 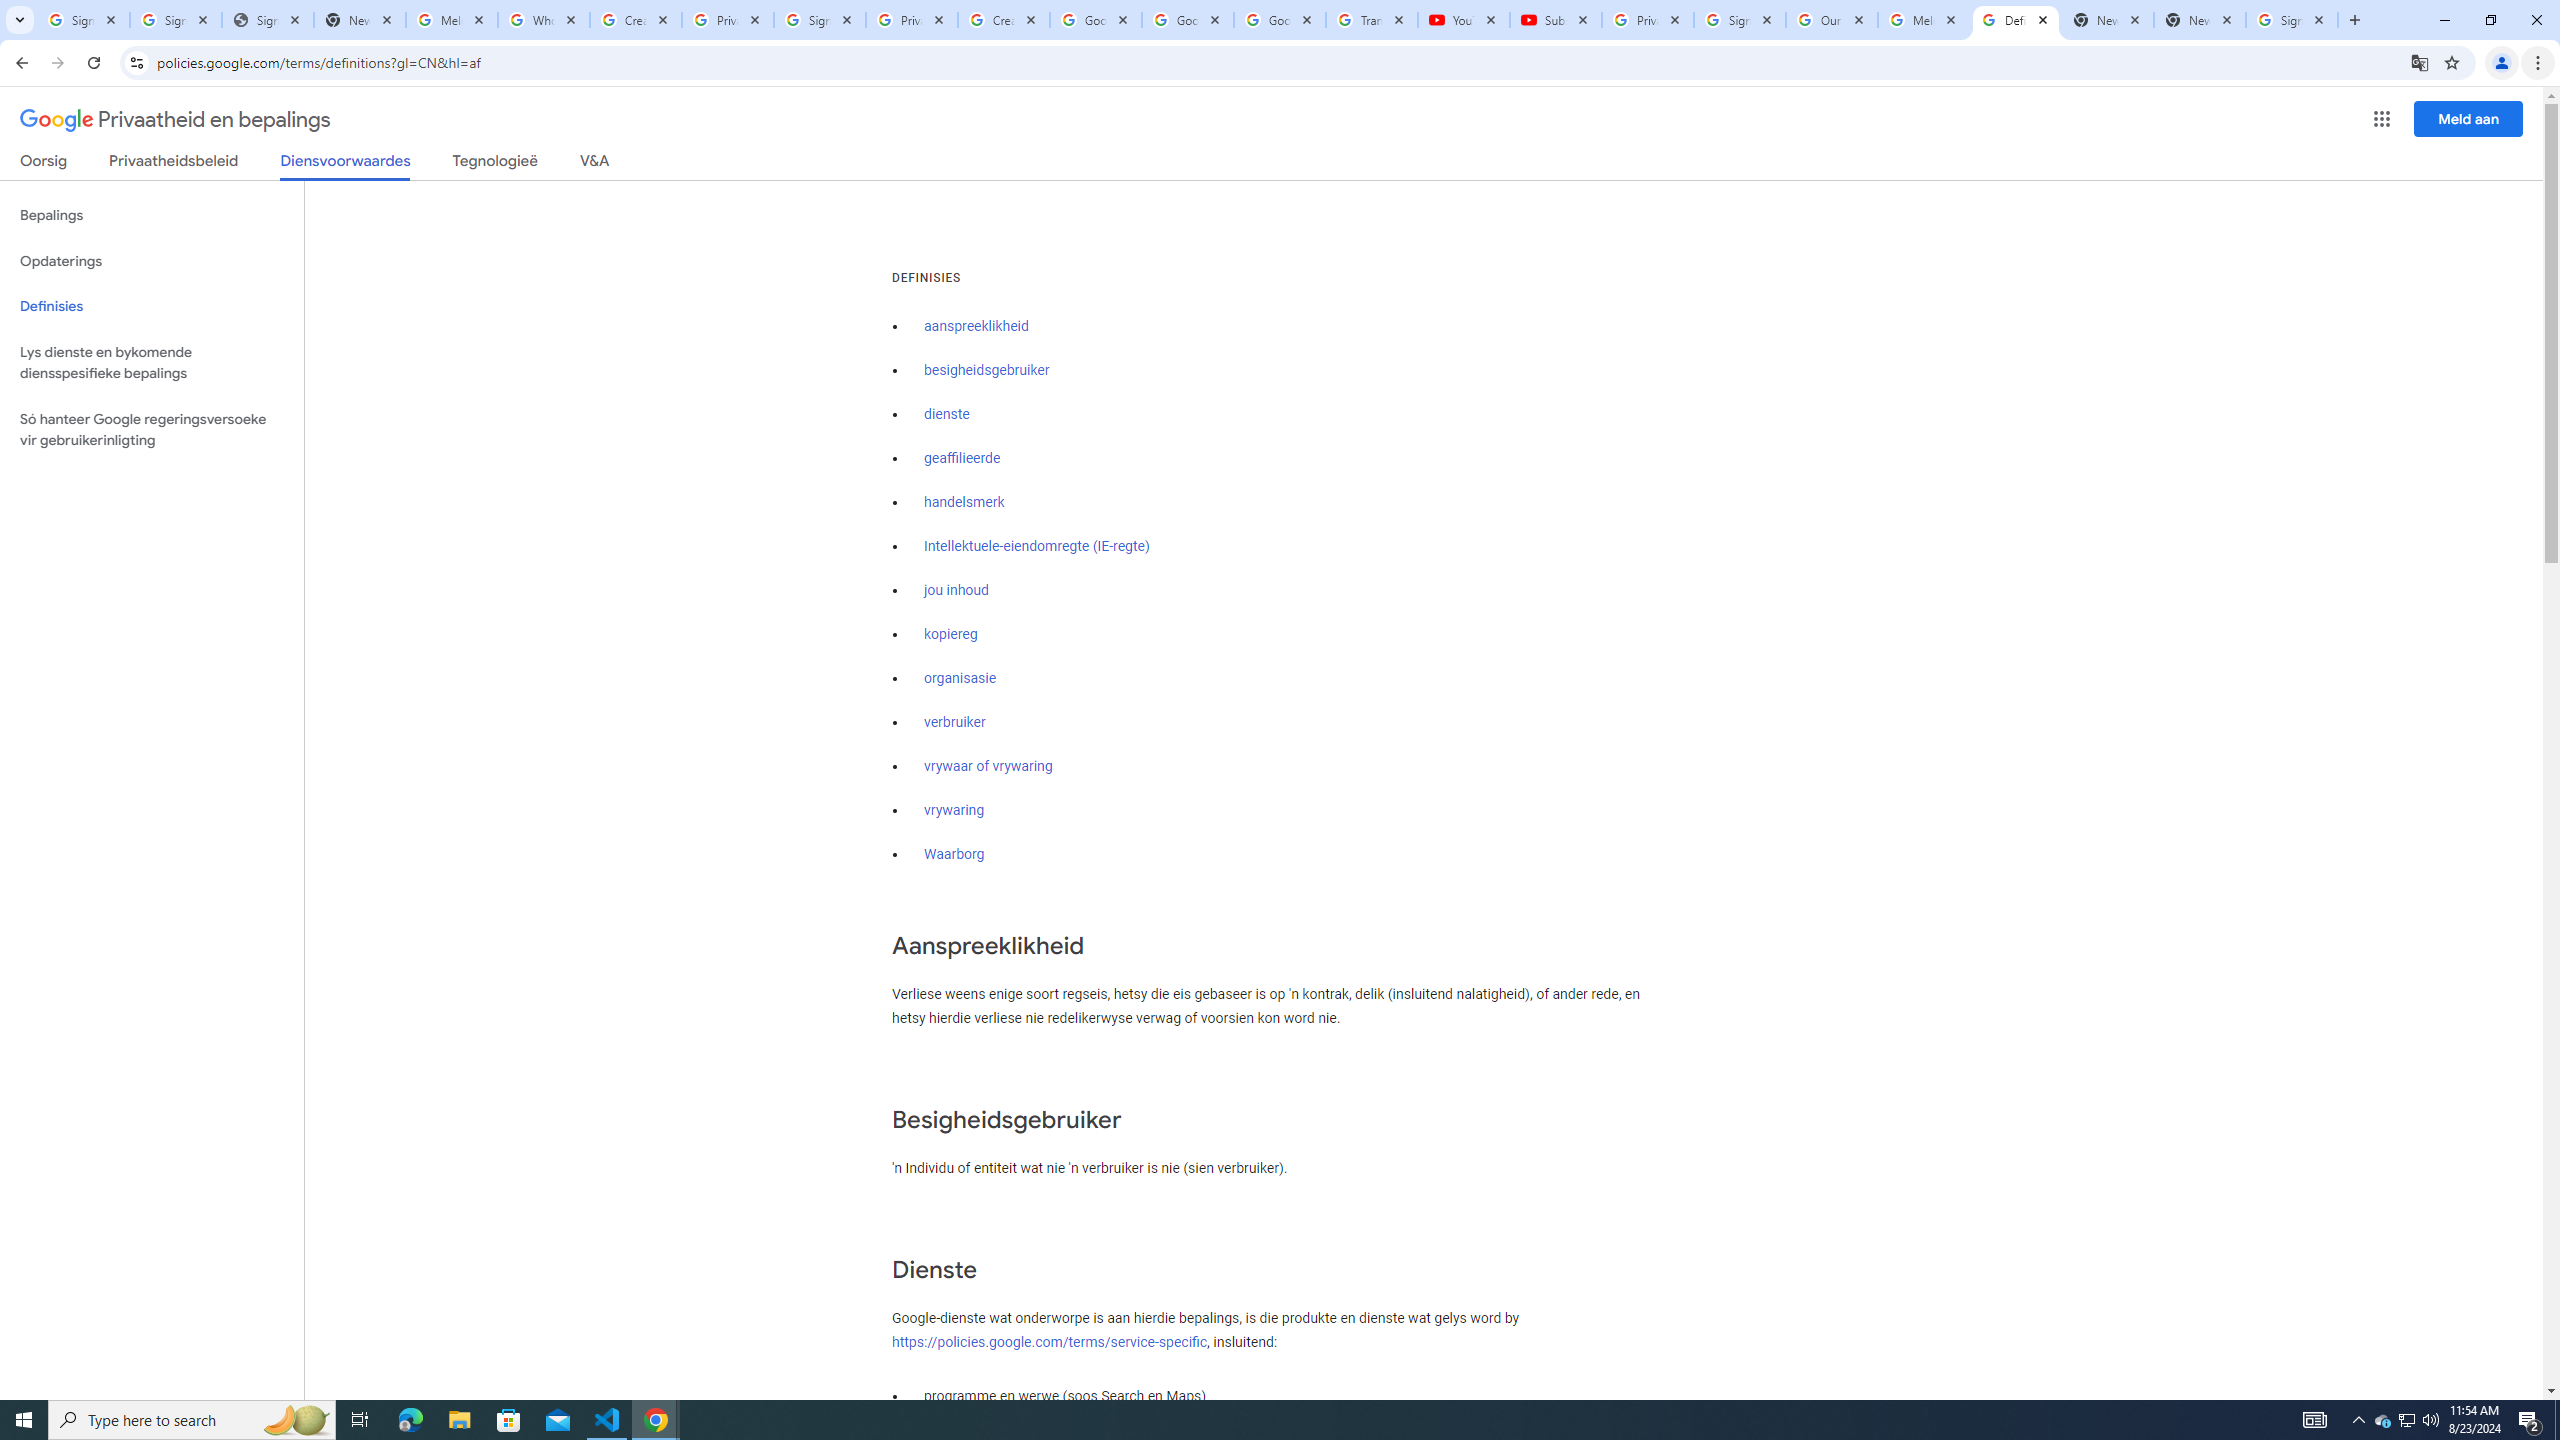 What do you see at coordinates (959, 677) in the screenshot?
I see `'organisasie'` at bounding box center [959, 677].